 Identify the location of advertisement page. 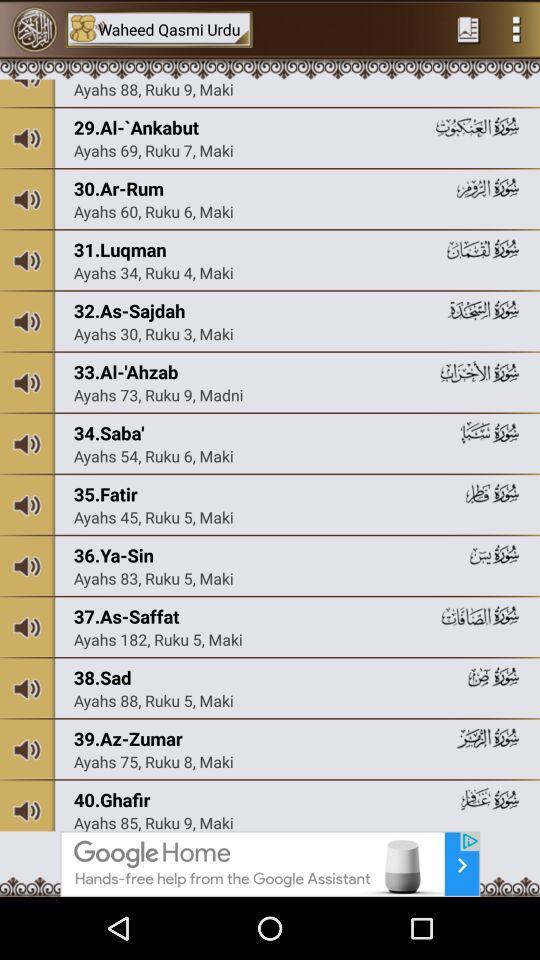
(270, 863).